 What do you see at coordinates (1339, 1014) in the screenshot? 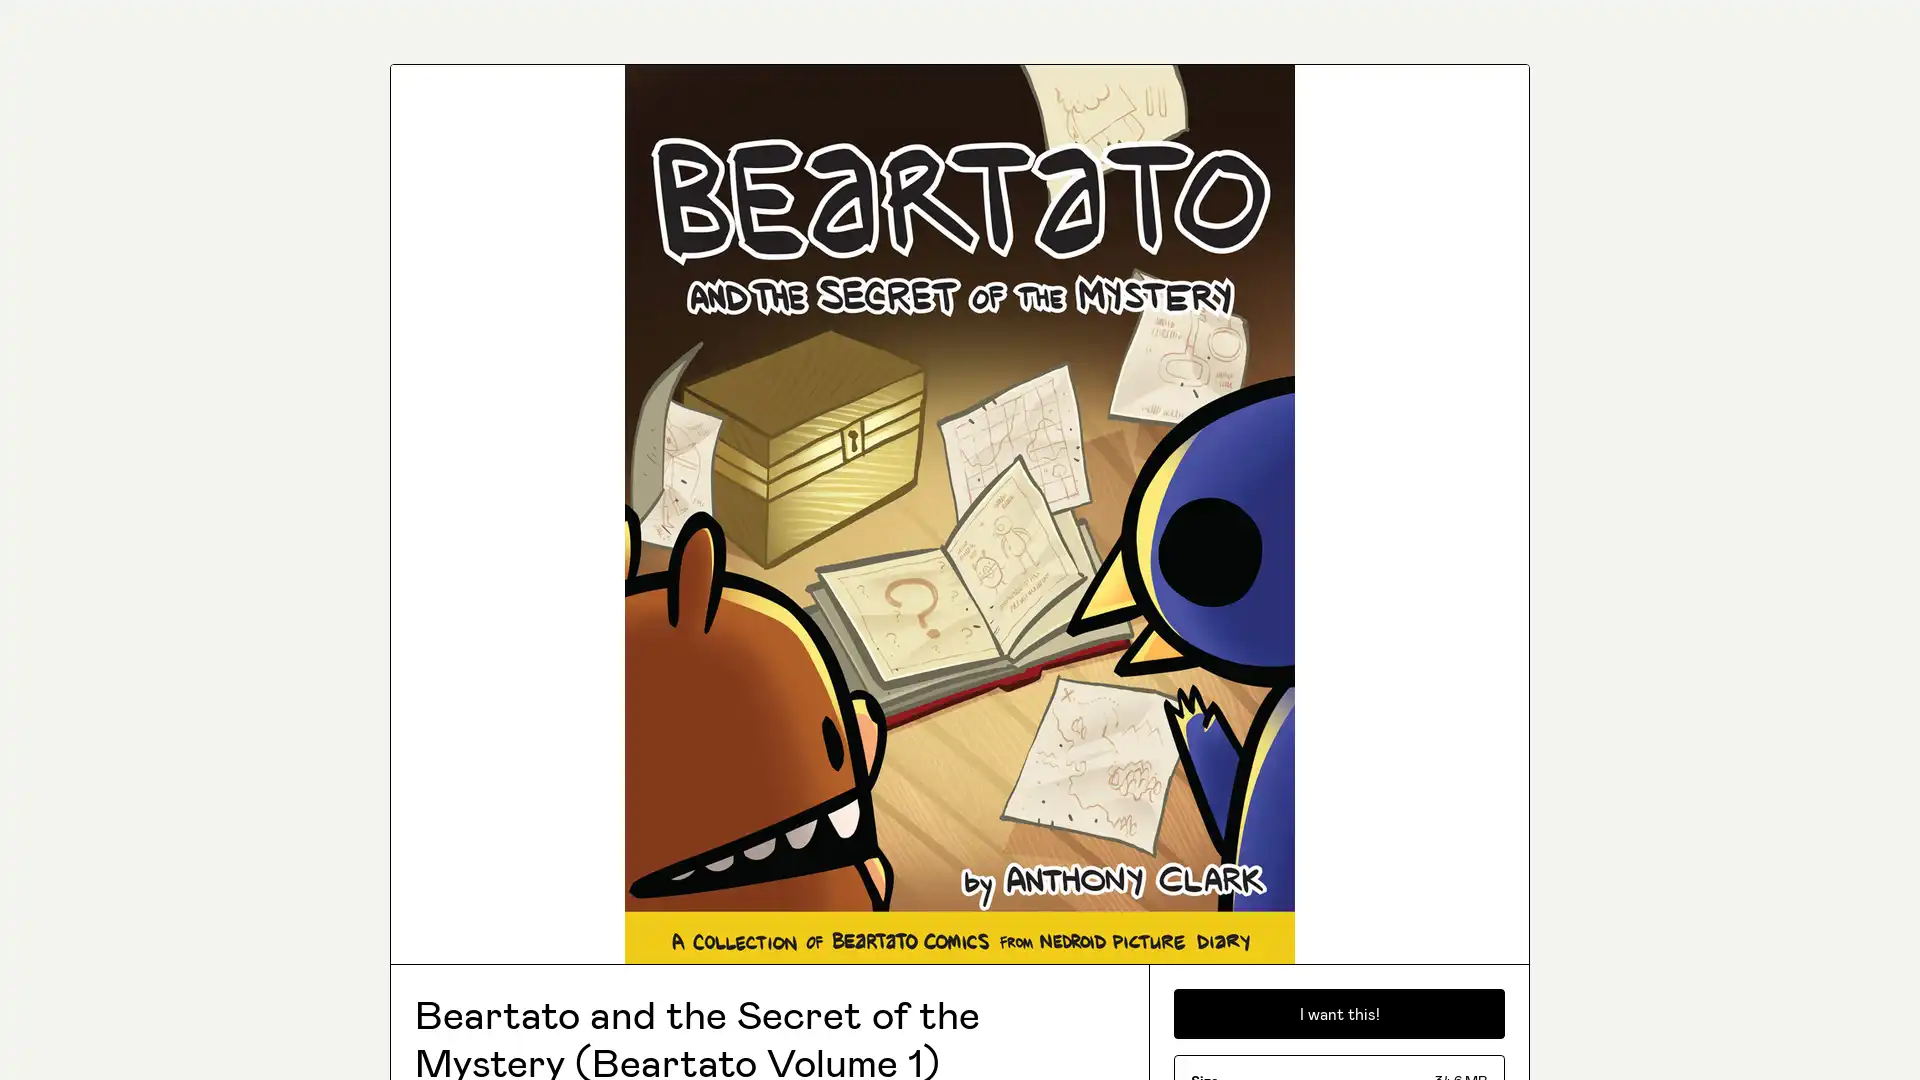
I see `I want this!` at bounding box center [1339, 1014].